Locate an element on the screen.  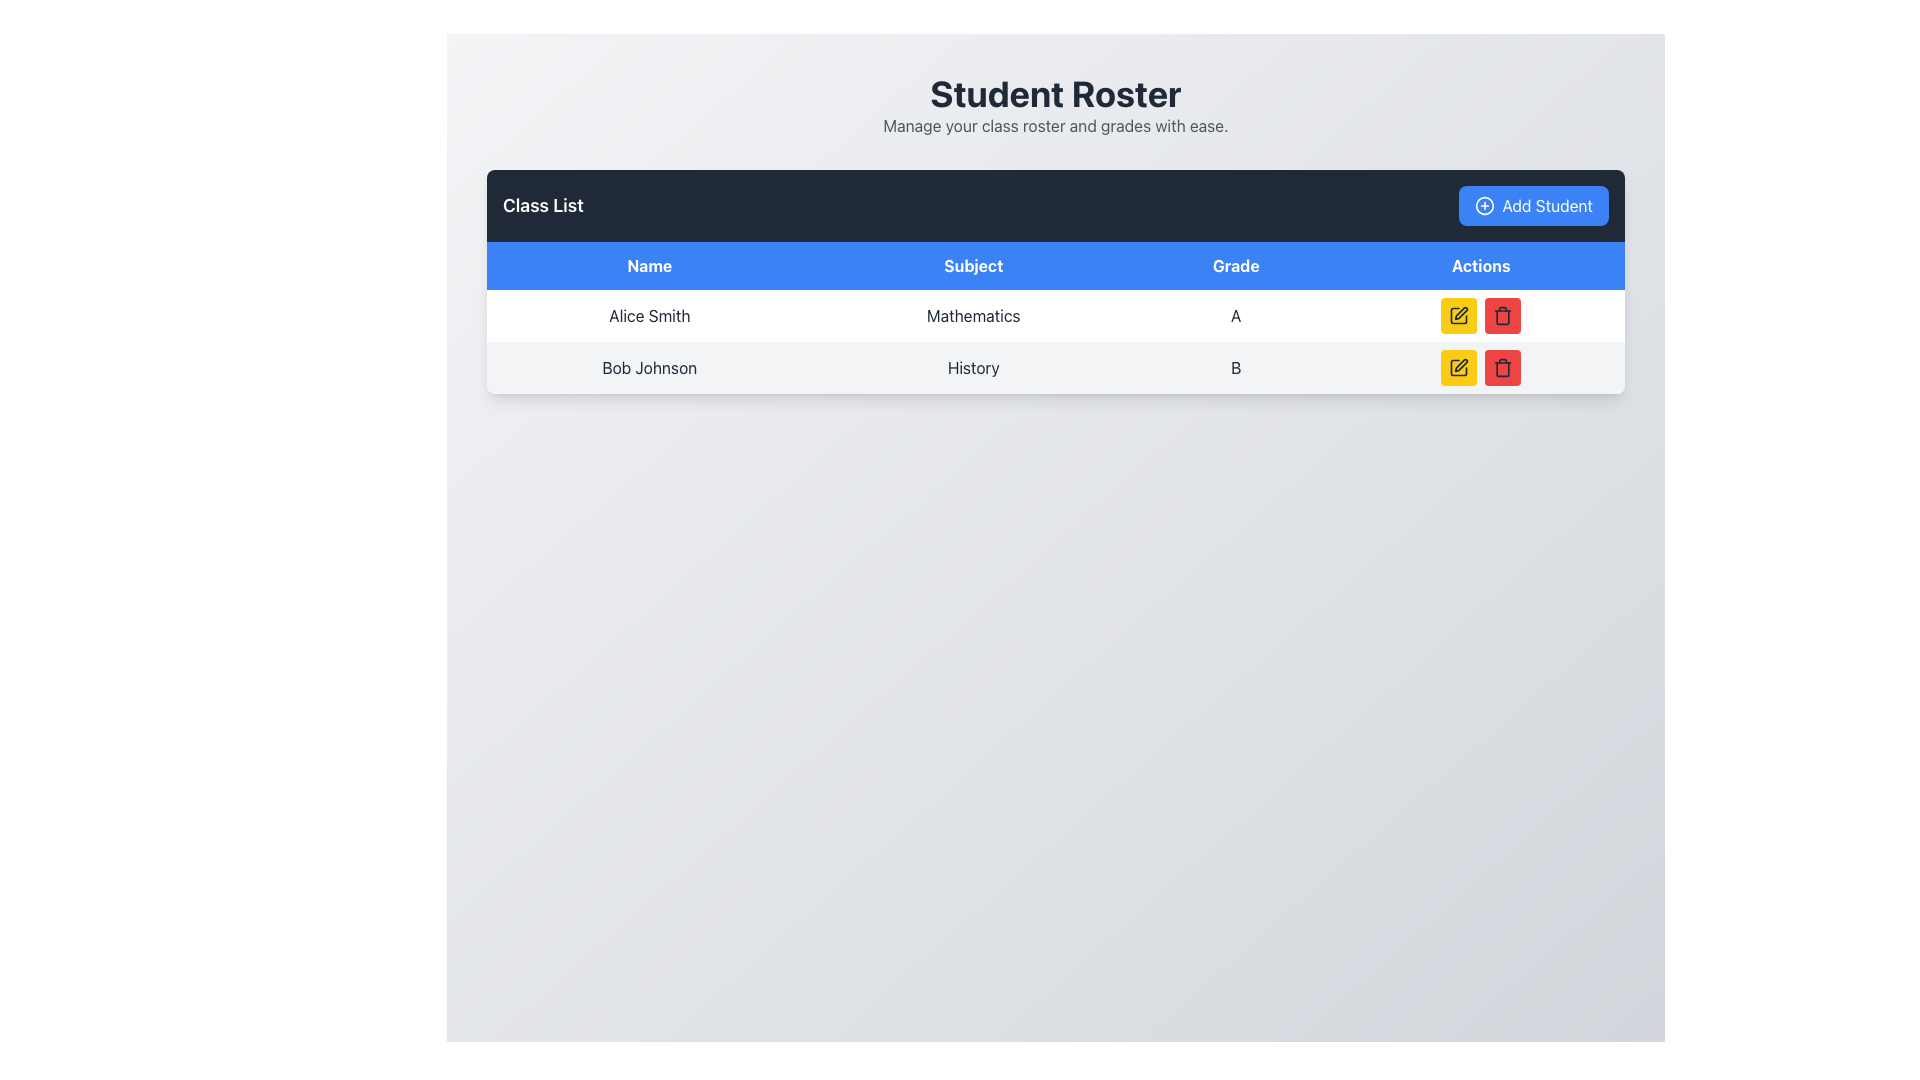
the trash can icon in the second row of the actions column is located at coordinates (1503, 367).